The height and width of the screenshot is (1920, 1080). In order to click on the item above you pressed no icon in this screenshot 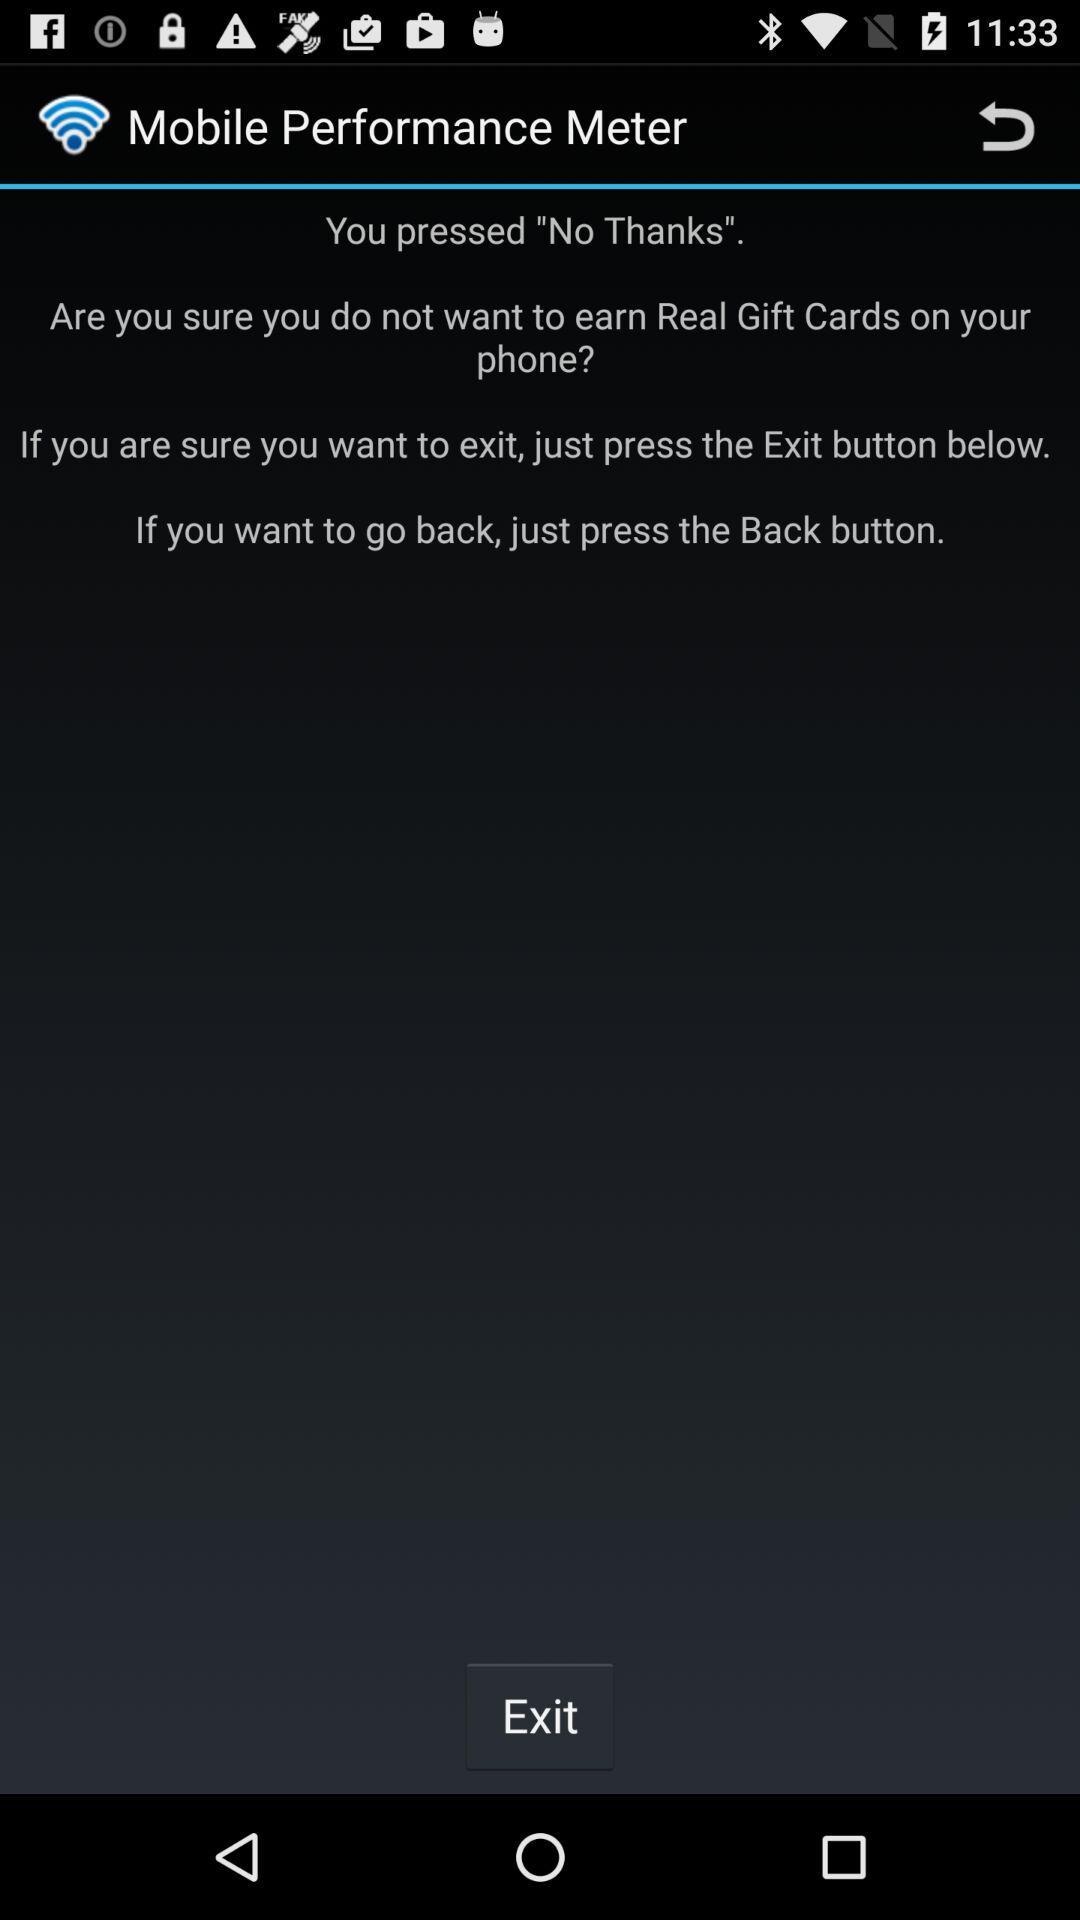, I will do `click(1006, 124)`.